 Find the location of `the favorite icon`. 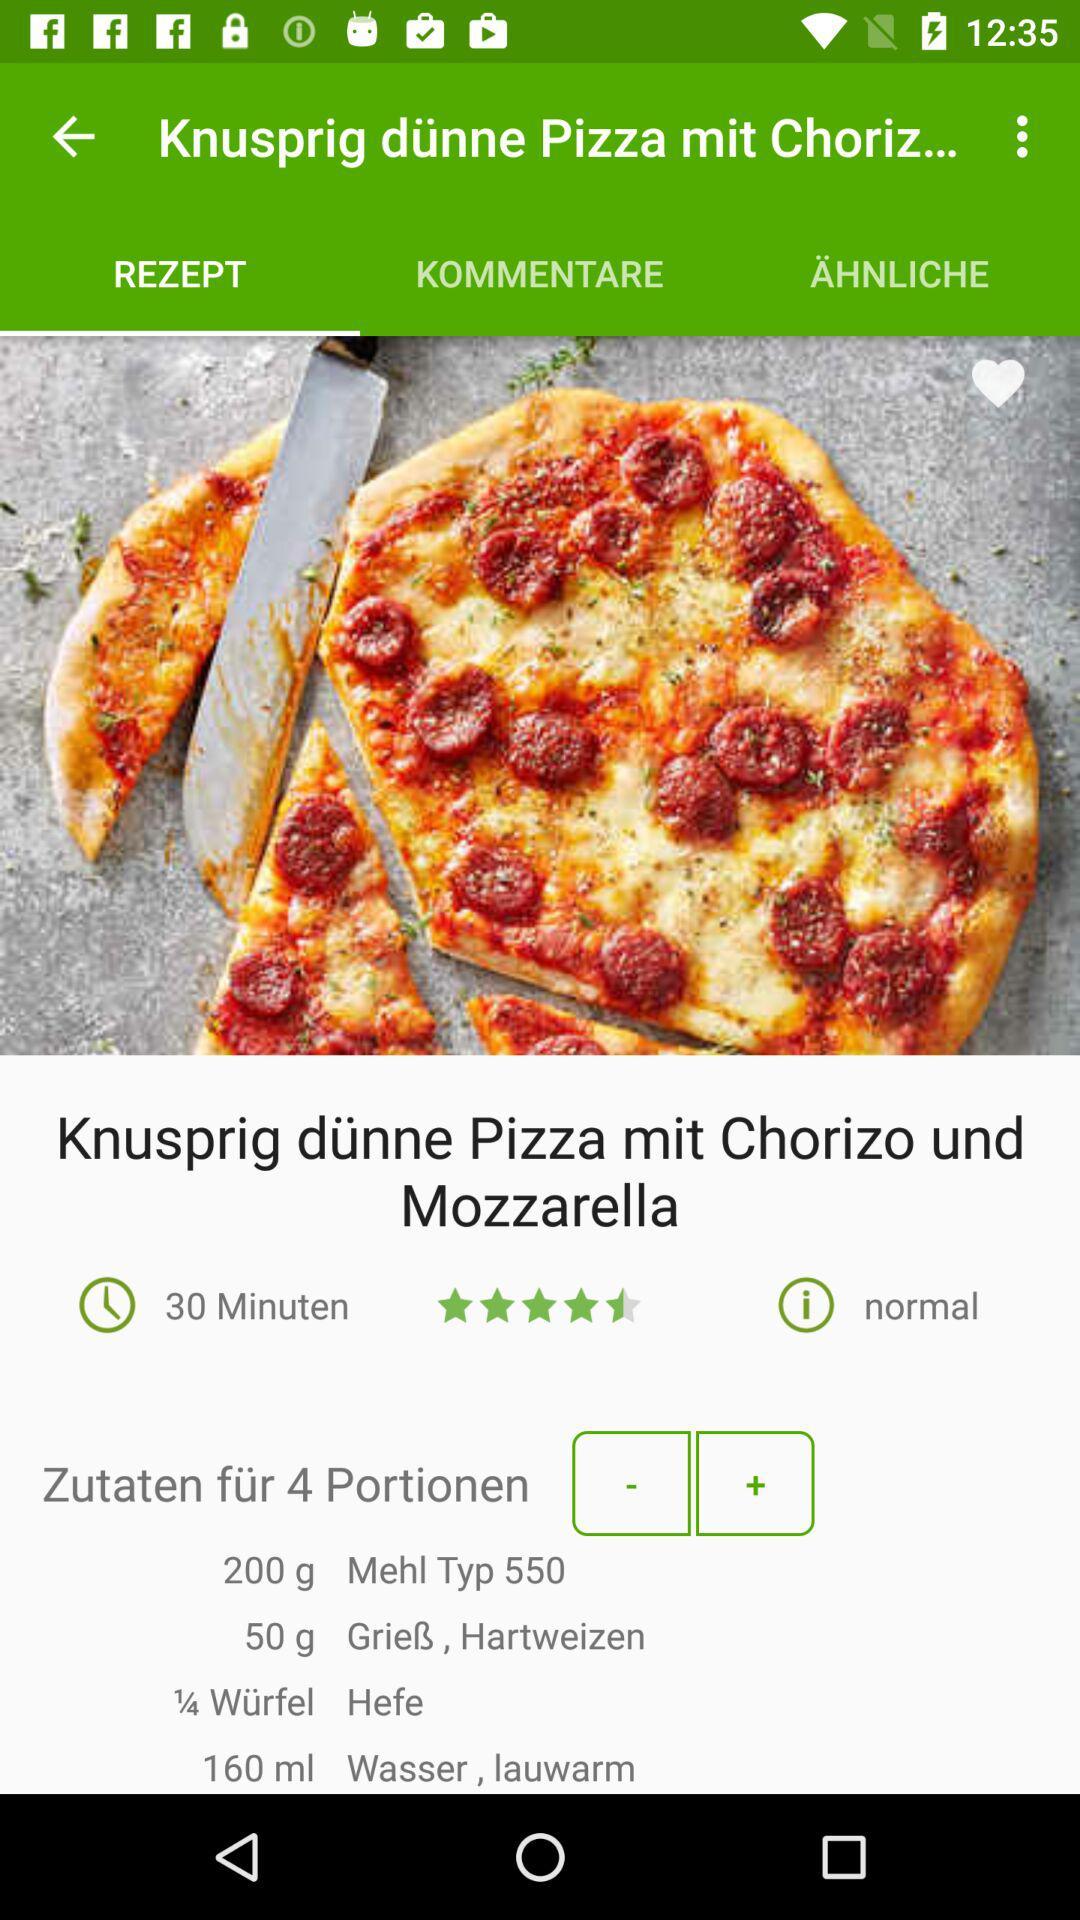

the favorite icon is located at coordinates (998, 383).